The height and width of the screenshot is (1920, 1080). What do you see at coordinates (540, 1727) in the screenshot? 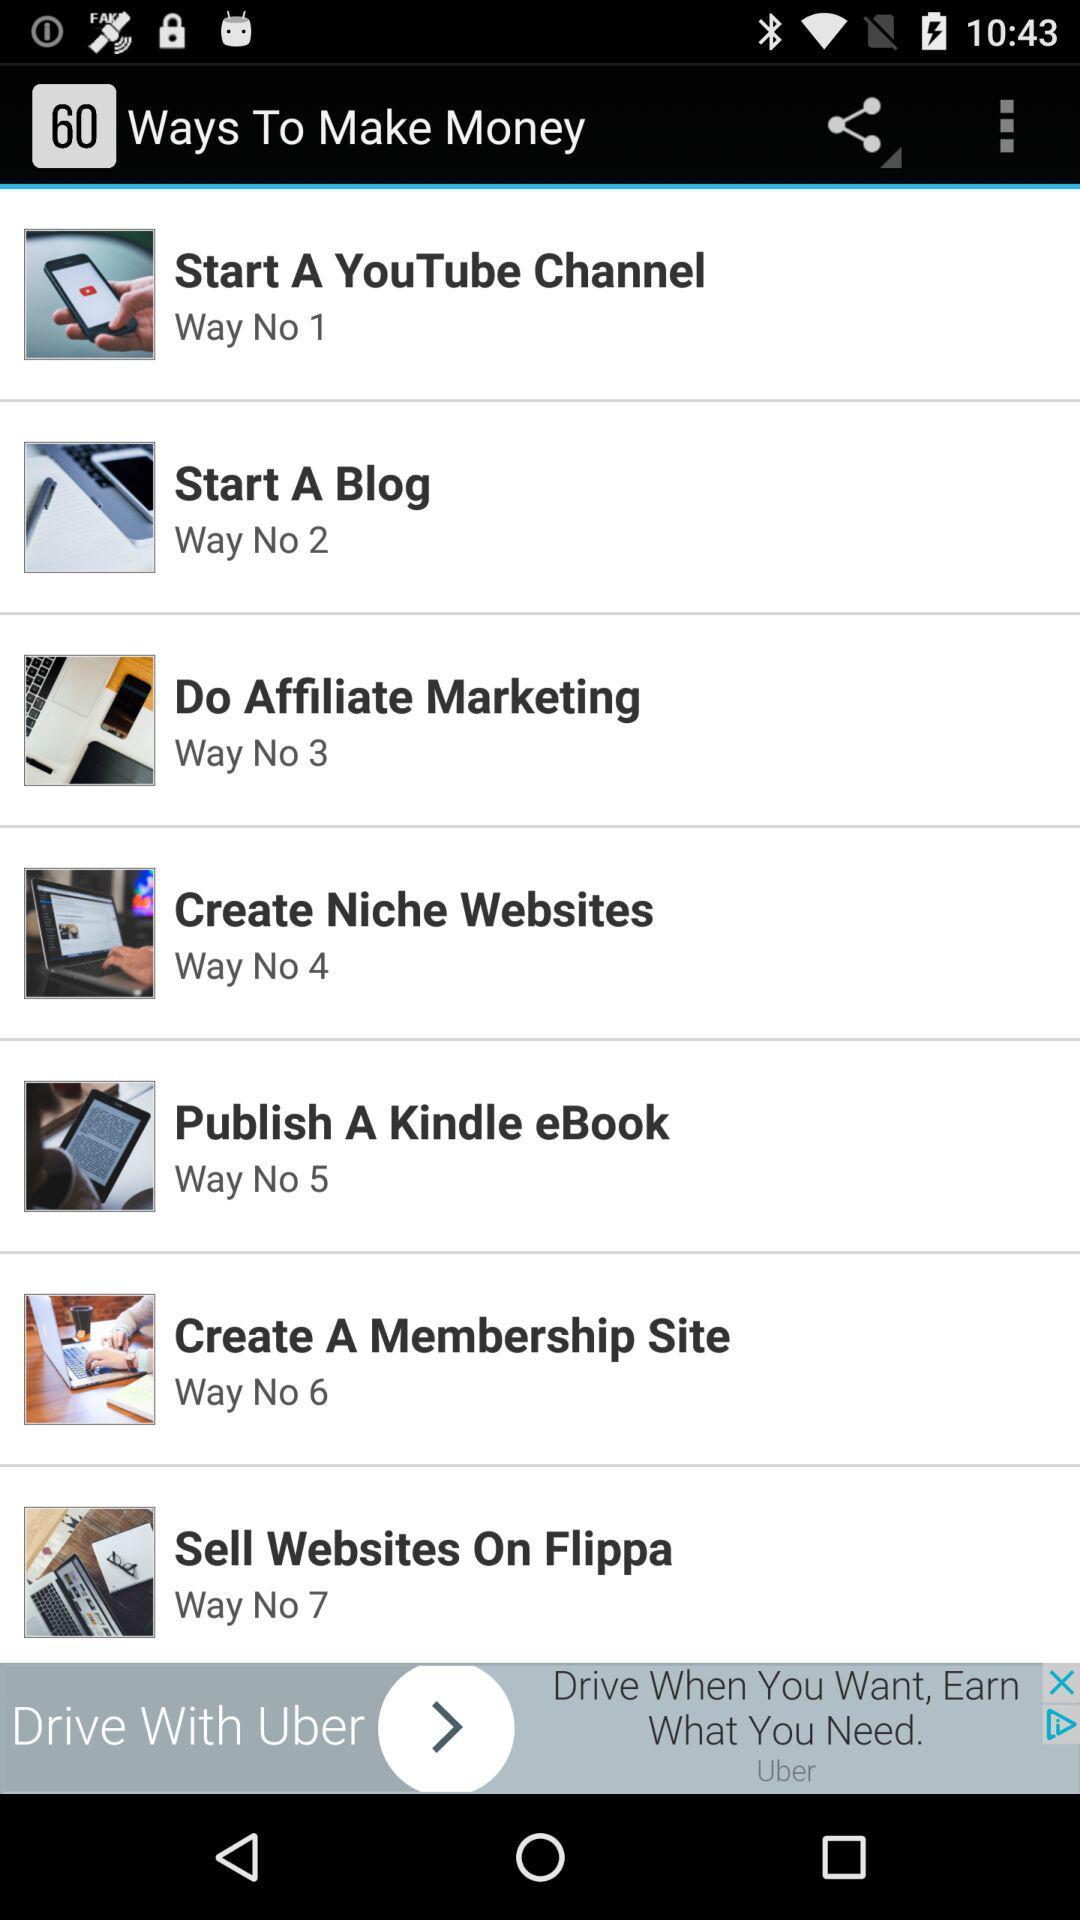
I see `share the article` at bounding box center [540, 1727].